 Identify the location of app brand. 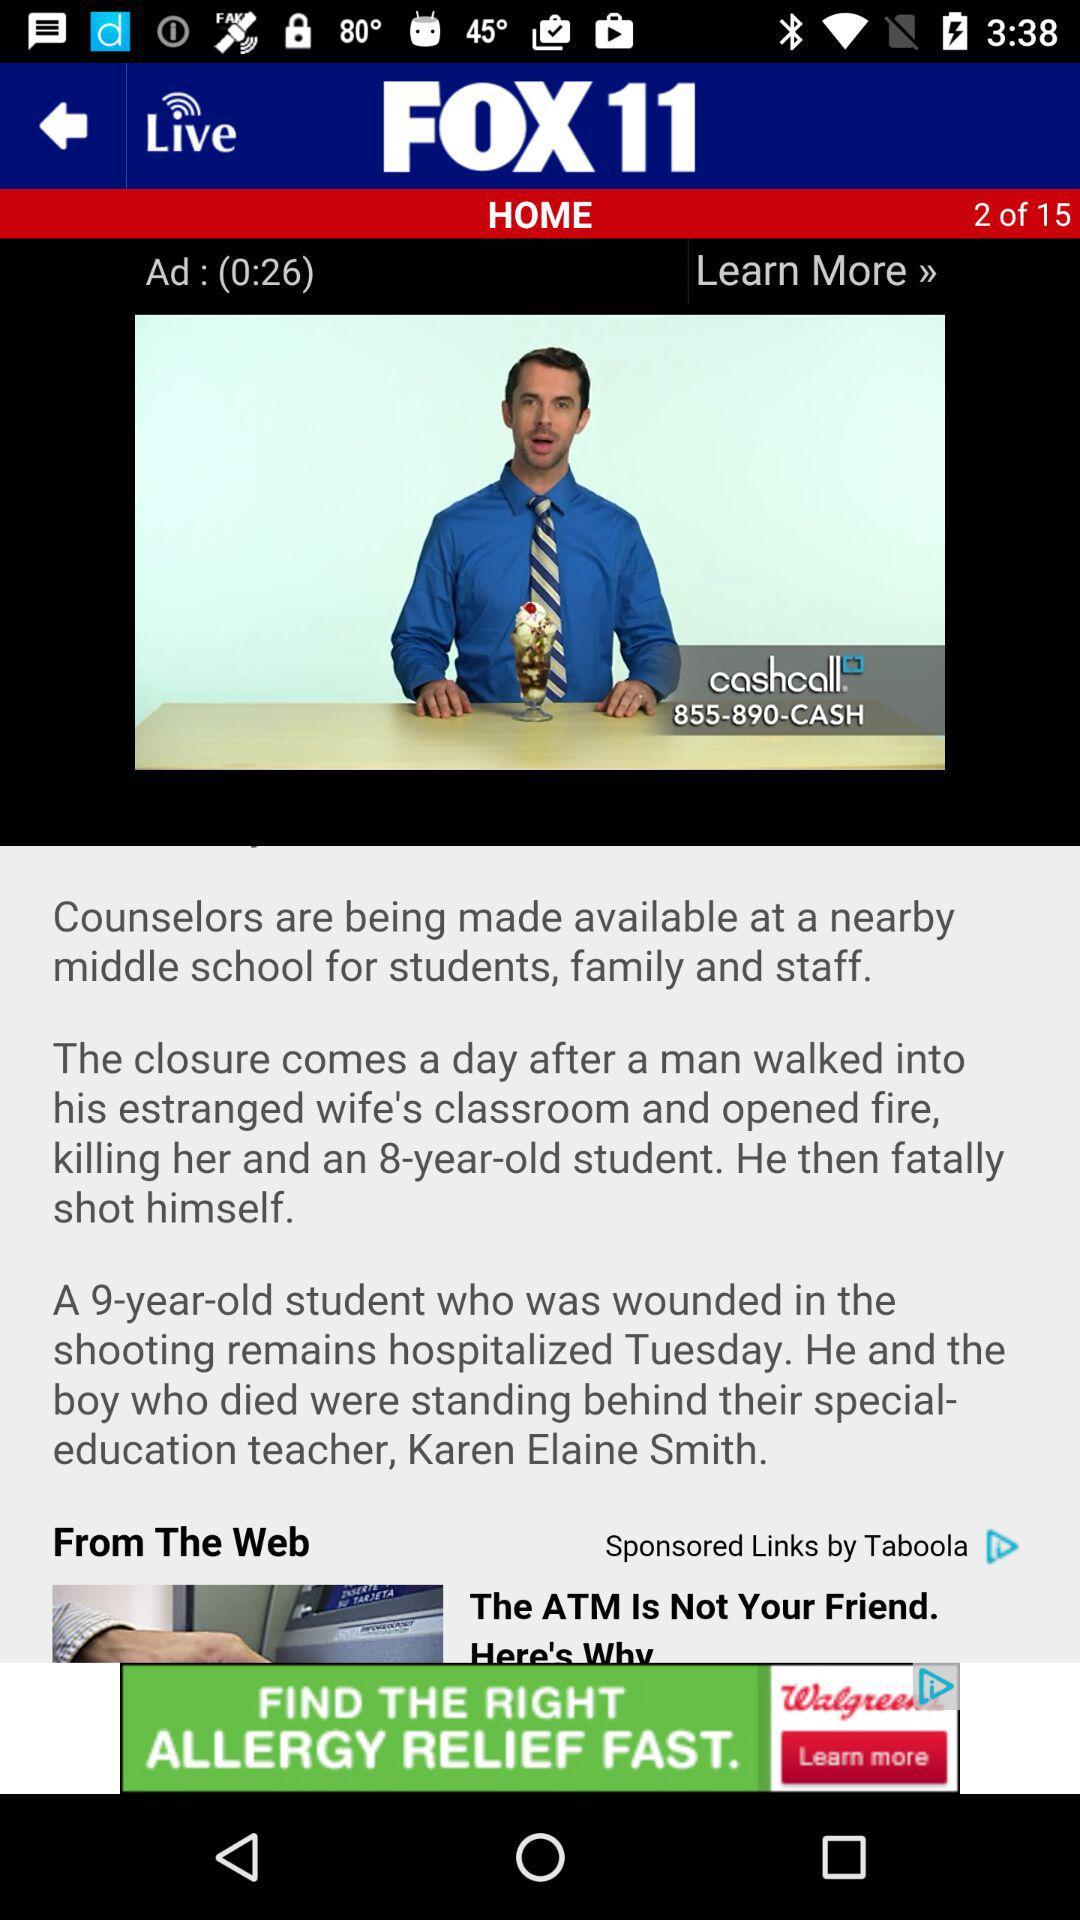
(540, 124).